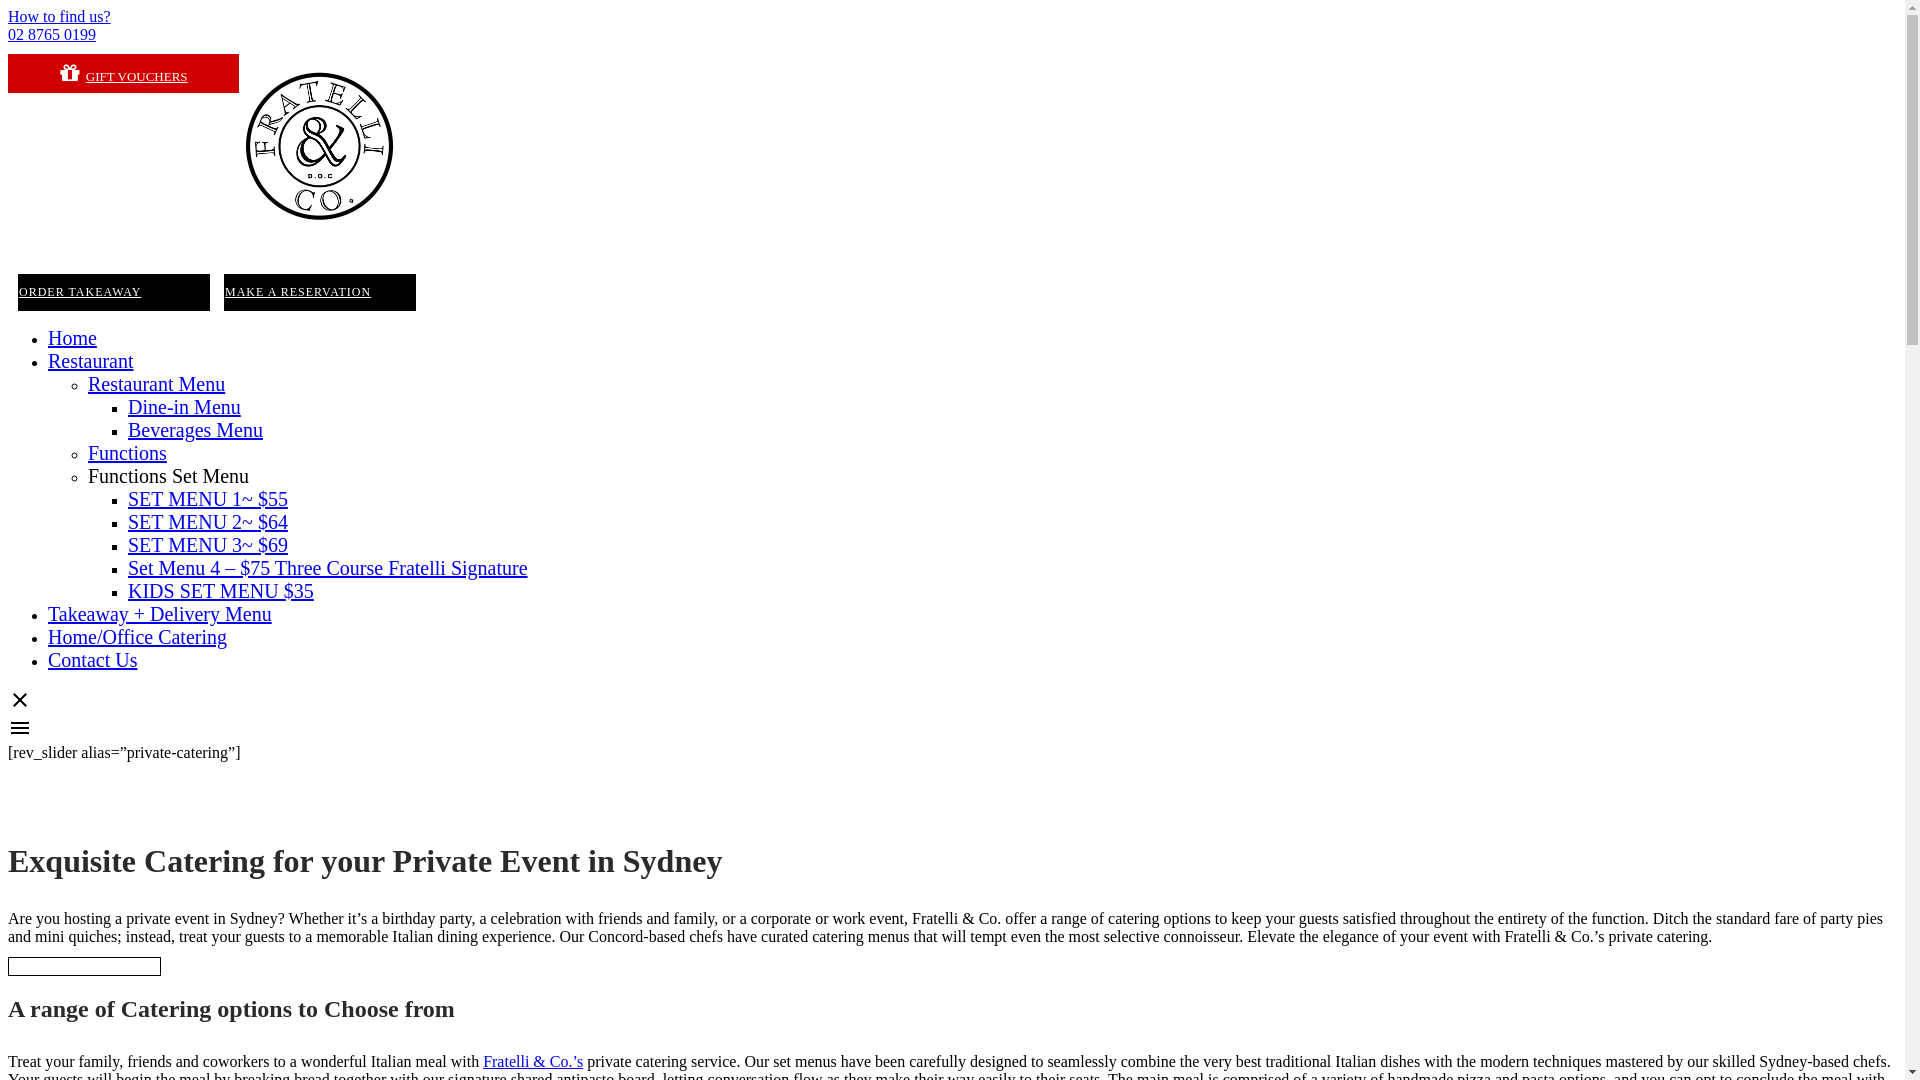 The width and height of the screenshot is (1920, 1080). What do you see at coordinates (113, 292) in the screenshot?
I see `'ORDER TAKEAWAY'` at bounding box center [113, 292].